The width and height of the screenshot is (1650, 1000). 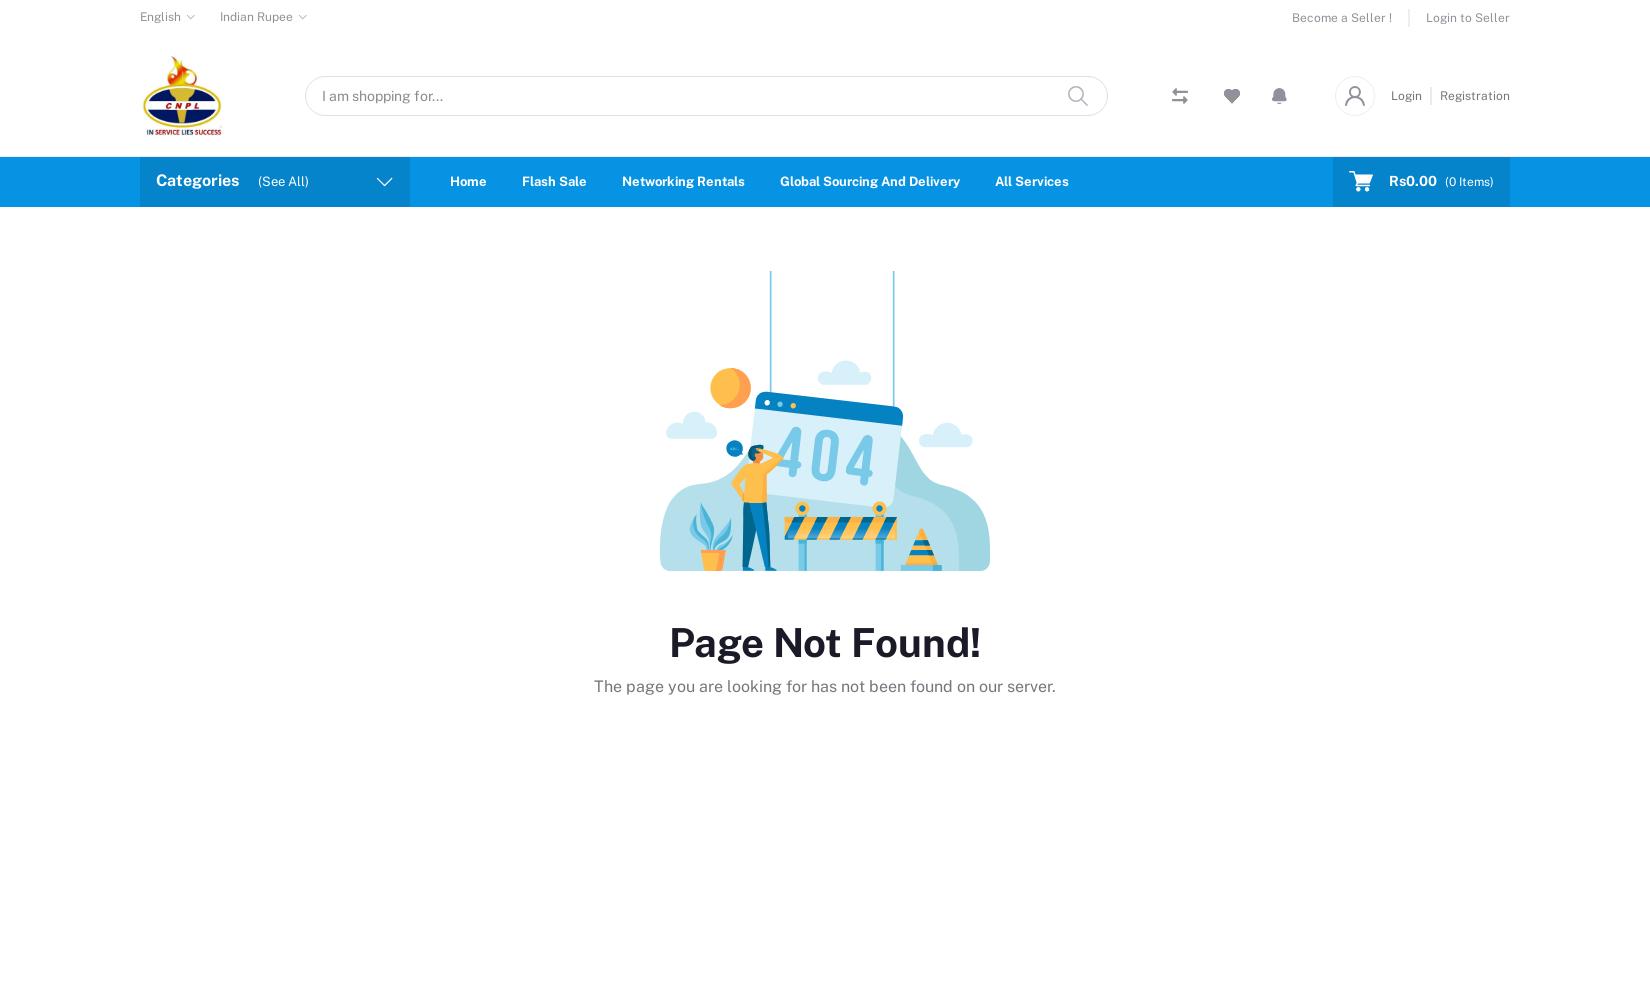 I want to click on 'Categories', so click(x=197, y=179).